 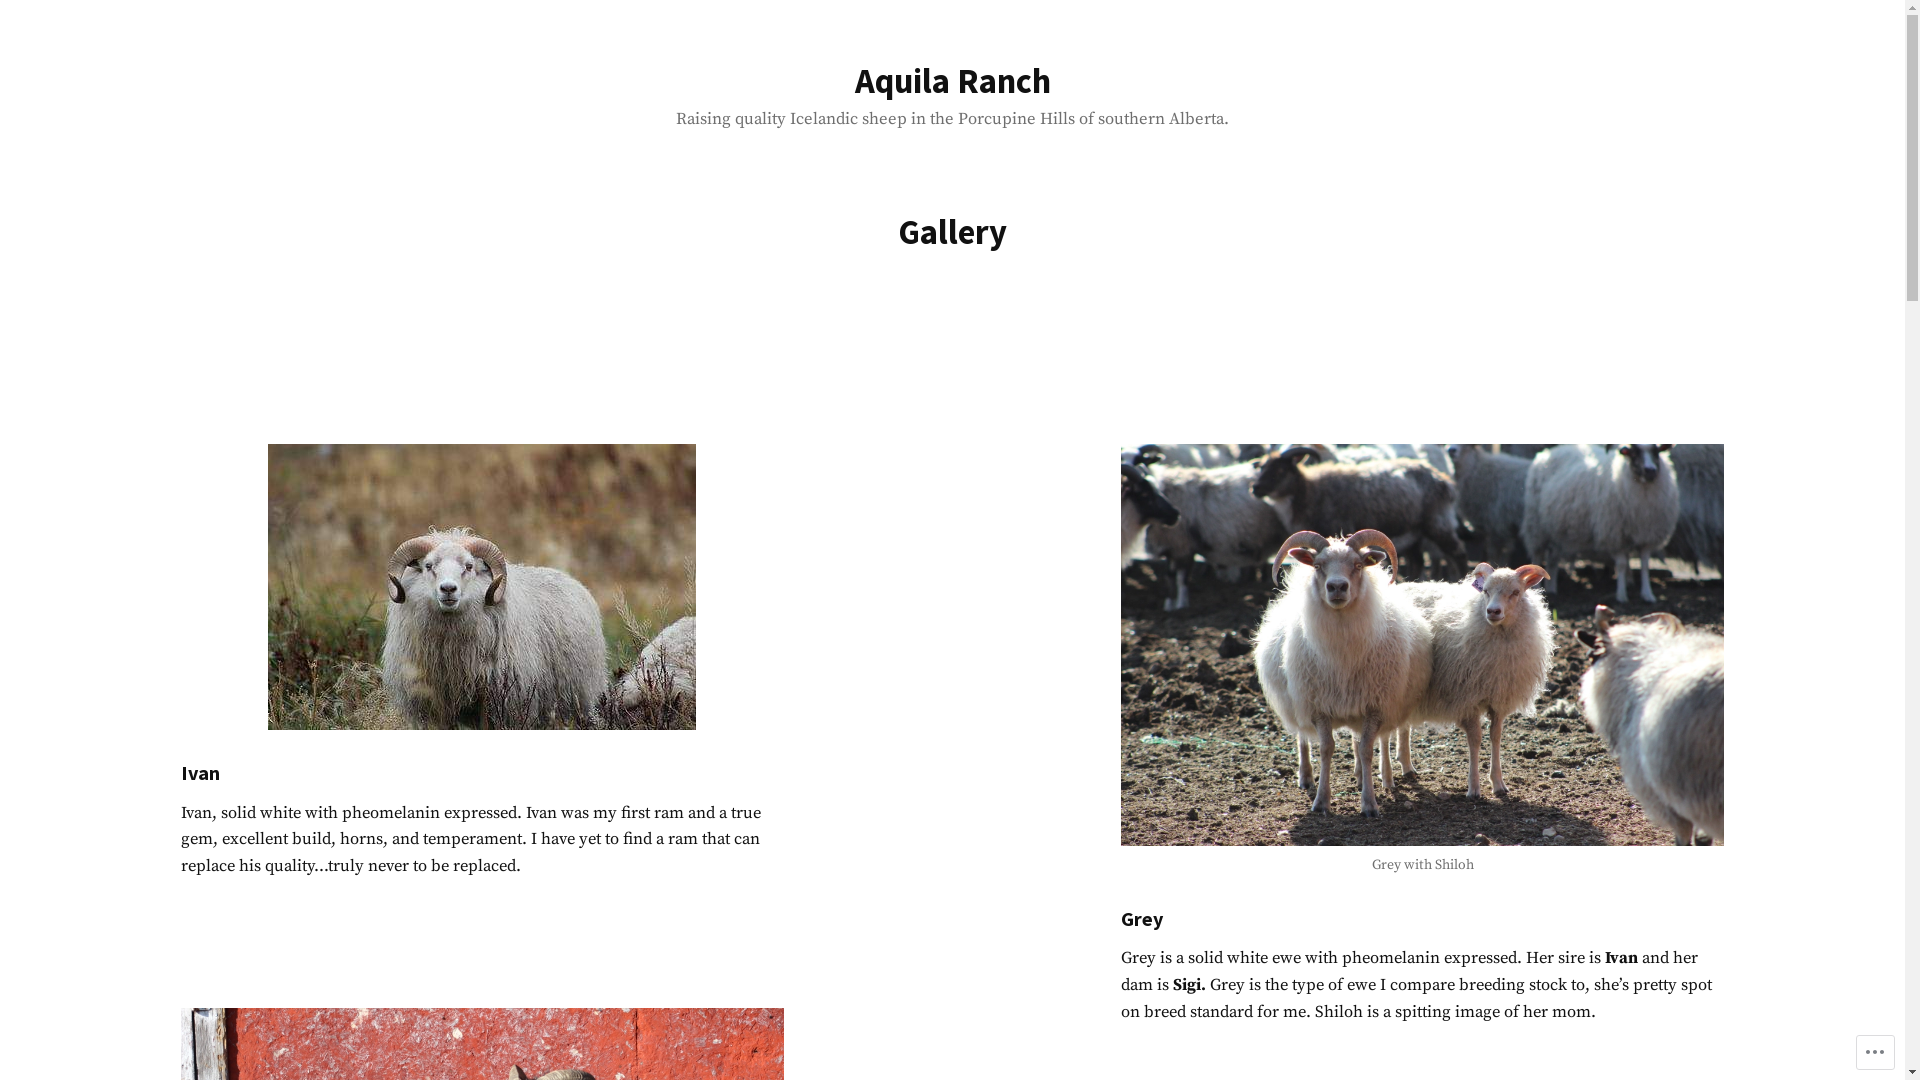 I want to click on 'Aquila Ranch', so click(x=950, y=79).